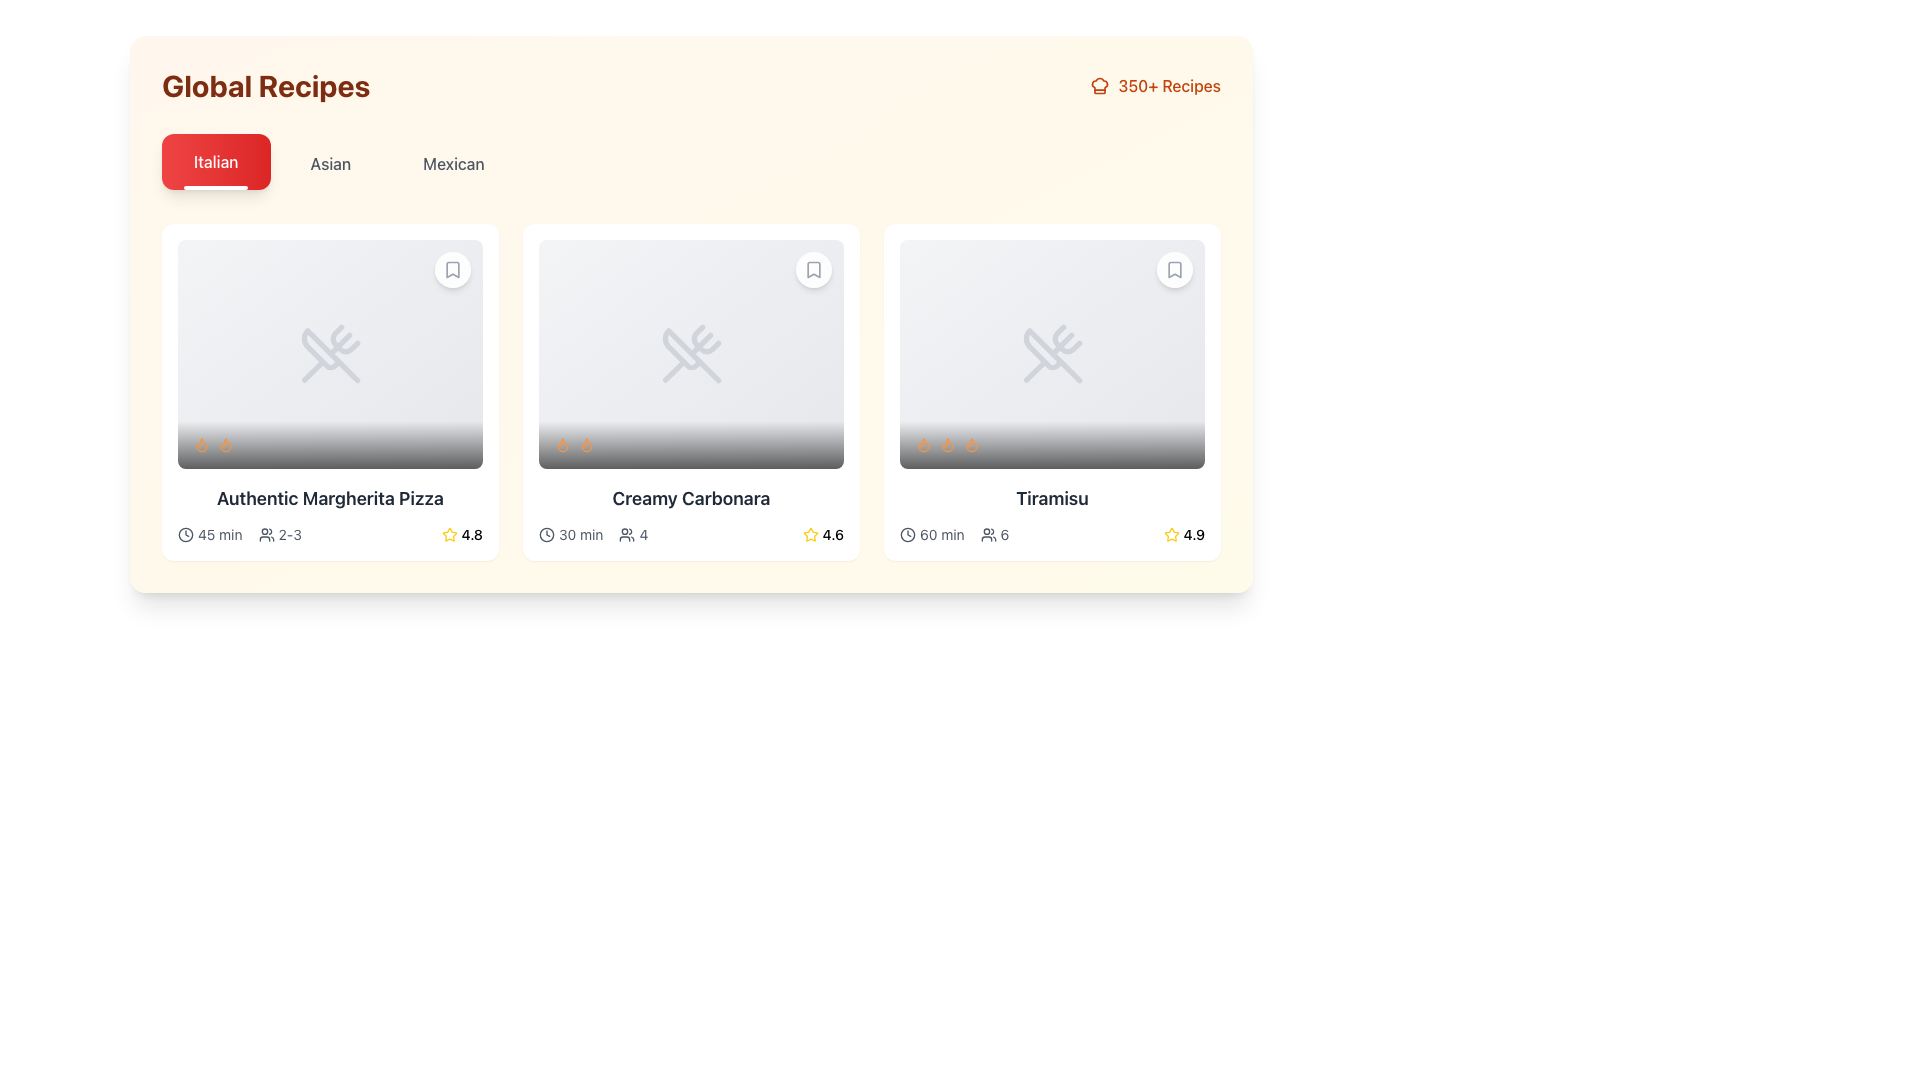  What do you see at coordinates (1099, 84) in the screenshot?
I see `the cooking or recipes categorization icon located near the top-right corner of the interface` at bounding box center [1099, 84].